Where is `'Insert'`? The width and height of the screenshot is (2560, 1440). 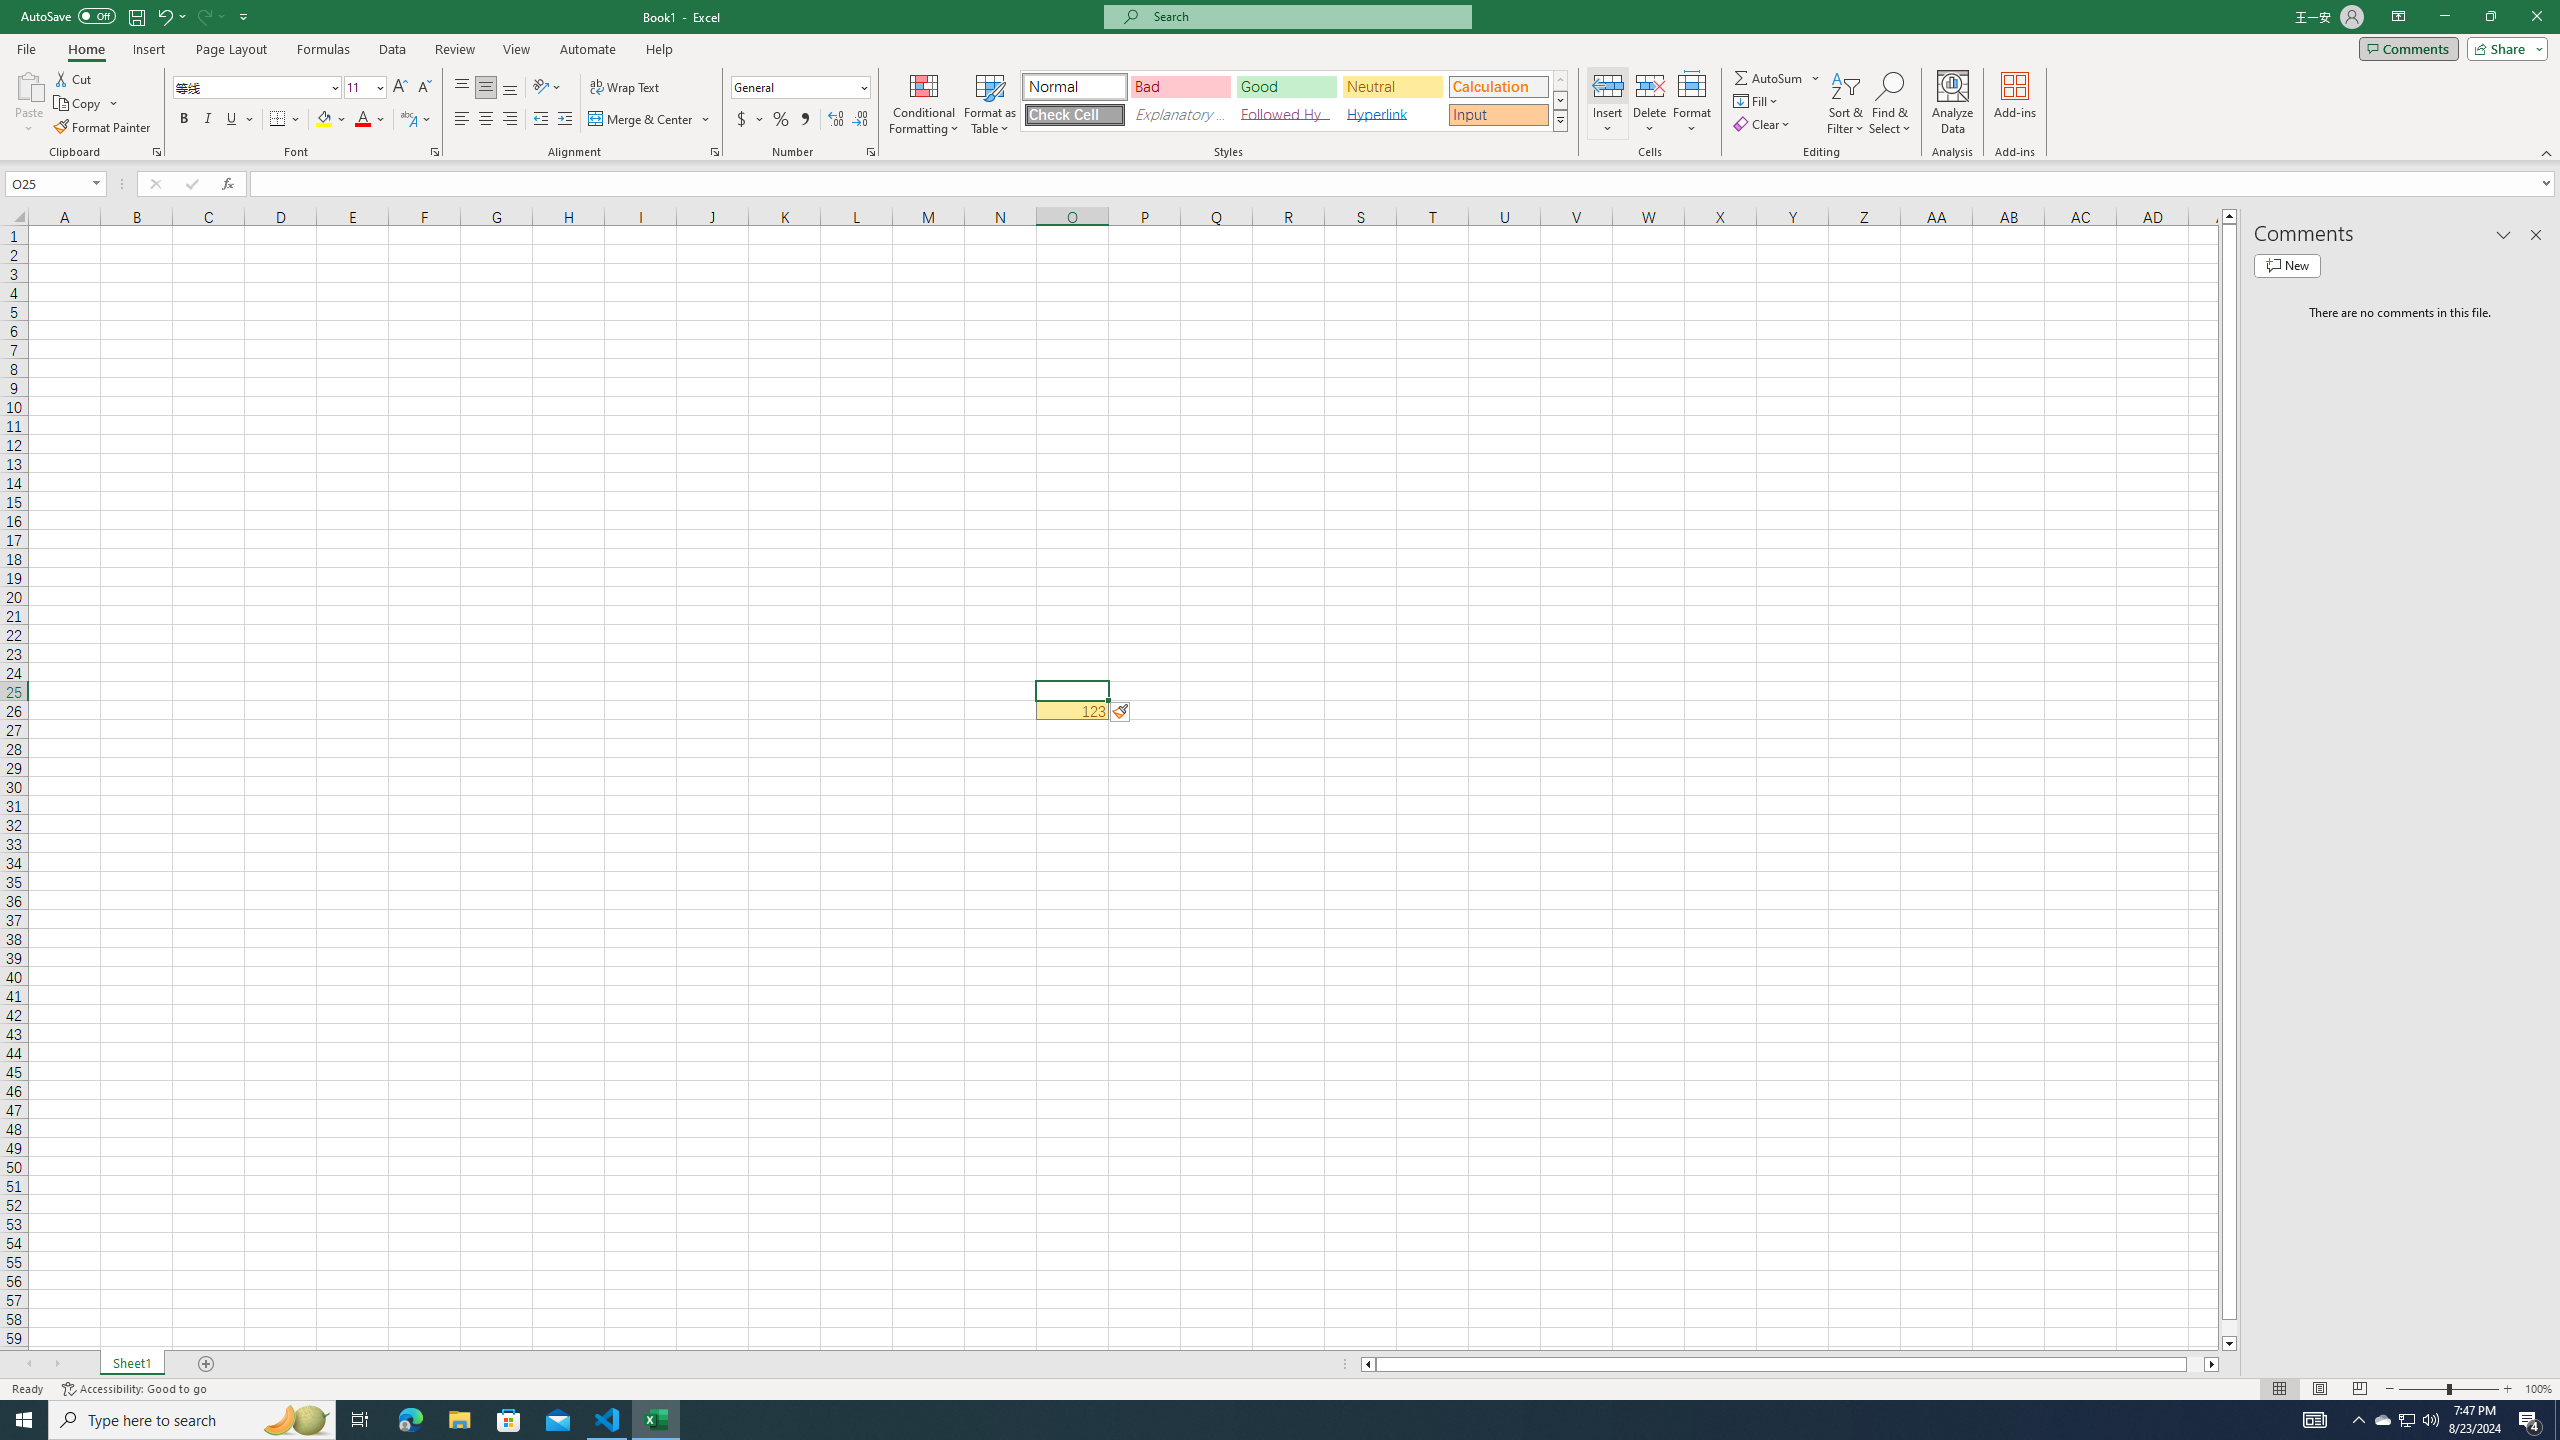
'Insert' is located at coordinates (1606, 103).